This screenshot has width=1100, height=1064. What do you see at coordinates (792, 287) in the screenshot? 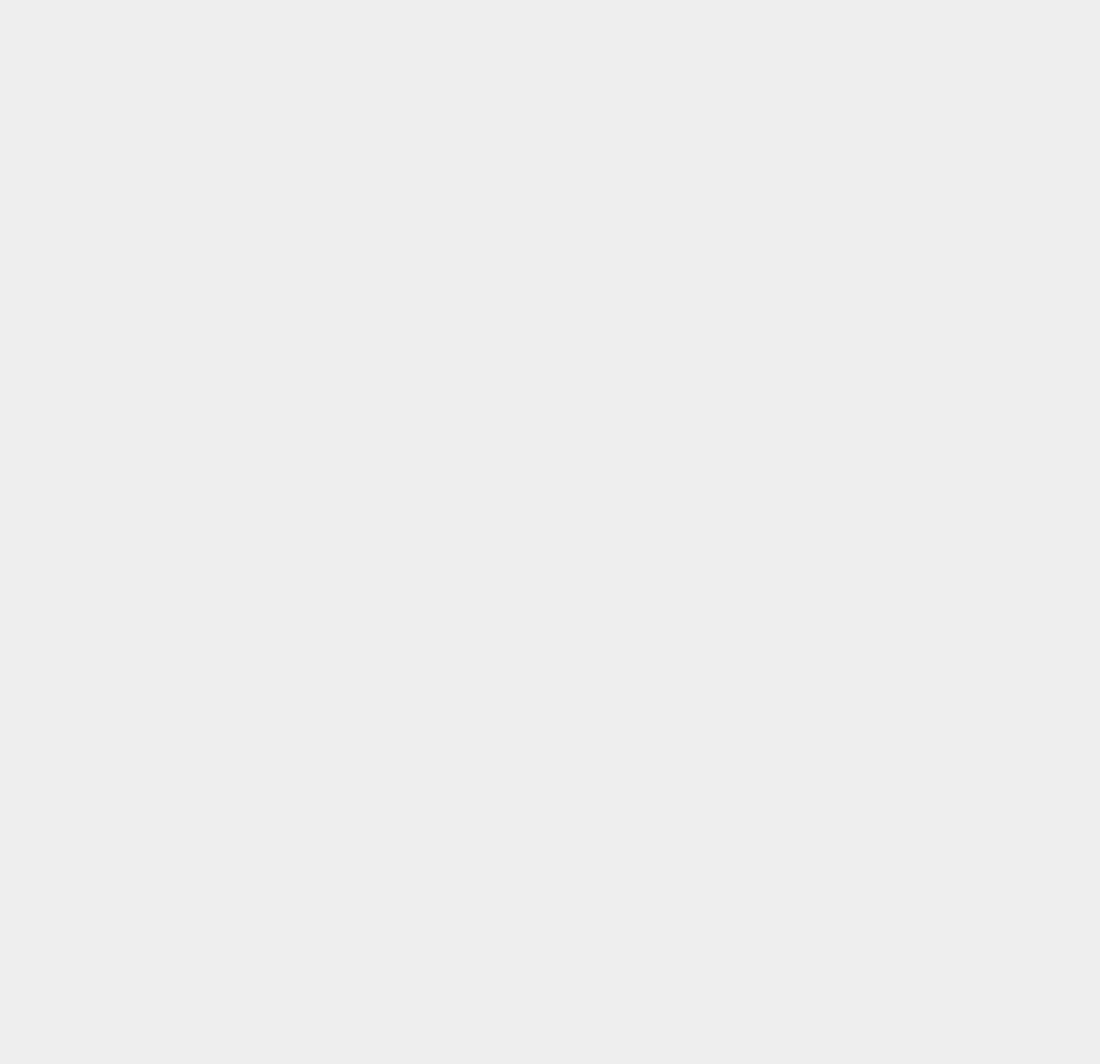
I see `'CMS'` at bounding box center [792, 287].